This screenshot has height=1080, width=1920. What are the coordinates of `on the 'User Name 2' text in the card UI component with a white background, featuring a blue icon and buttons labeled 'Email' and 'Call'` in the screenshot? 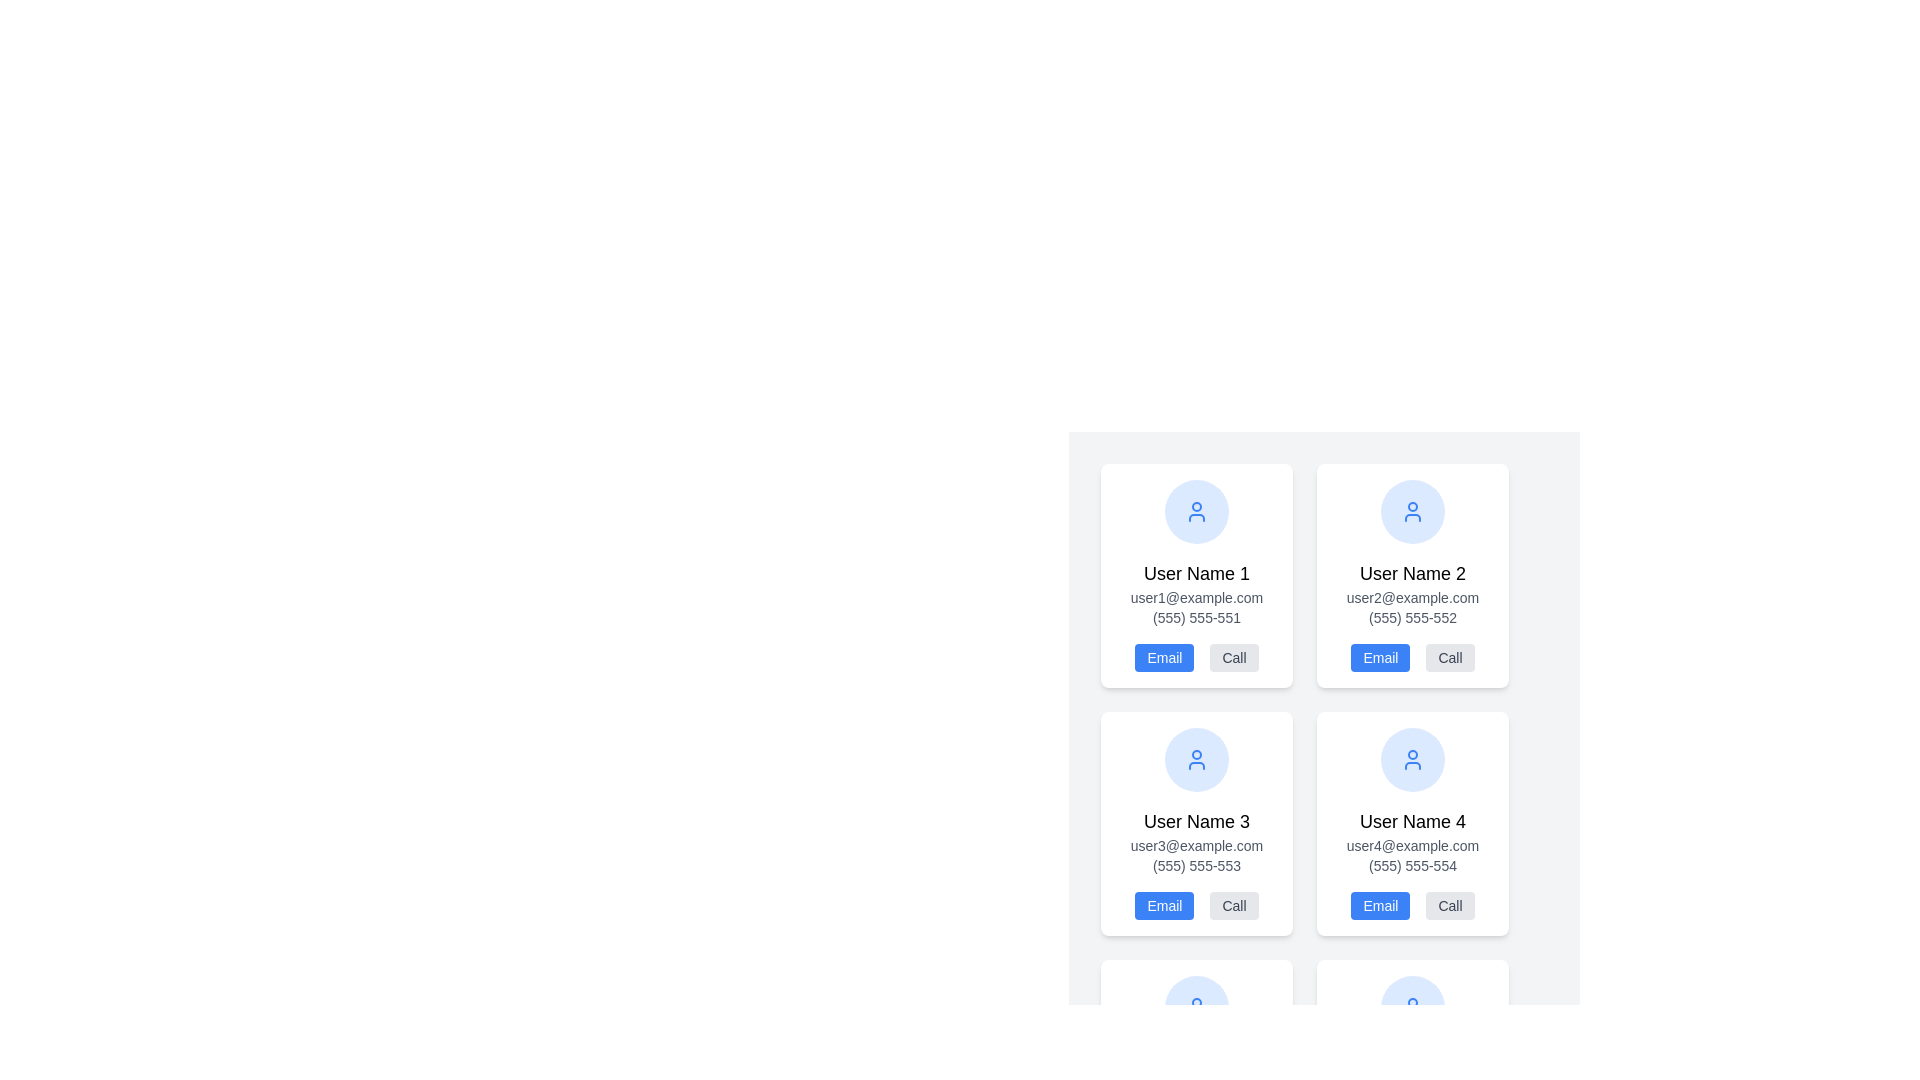 It's located at (1411, 575).